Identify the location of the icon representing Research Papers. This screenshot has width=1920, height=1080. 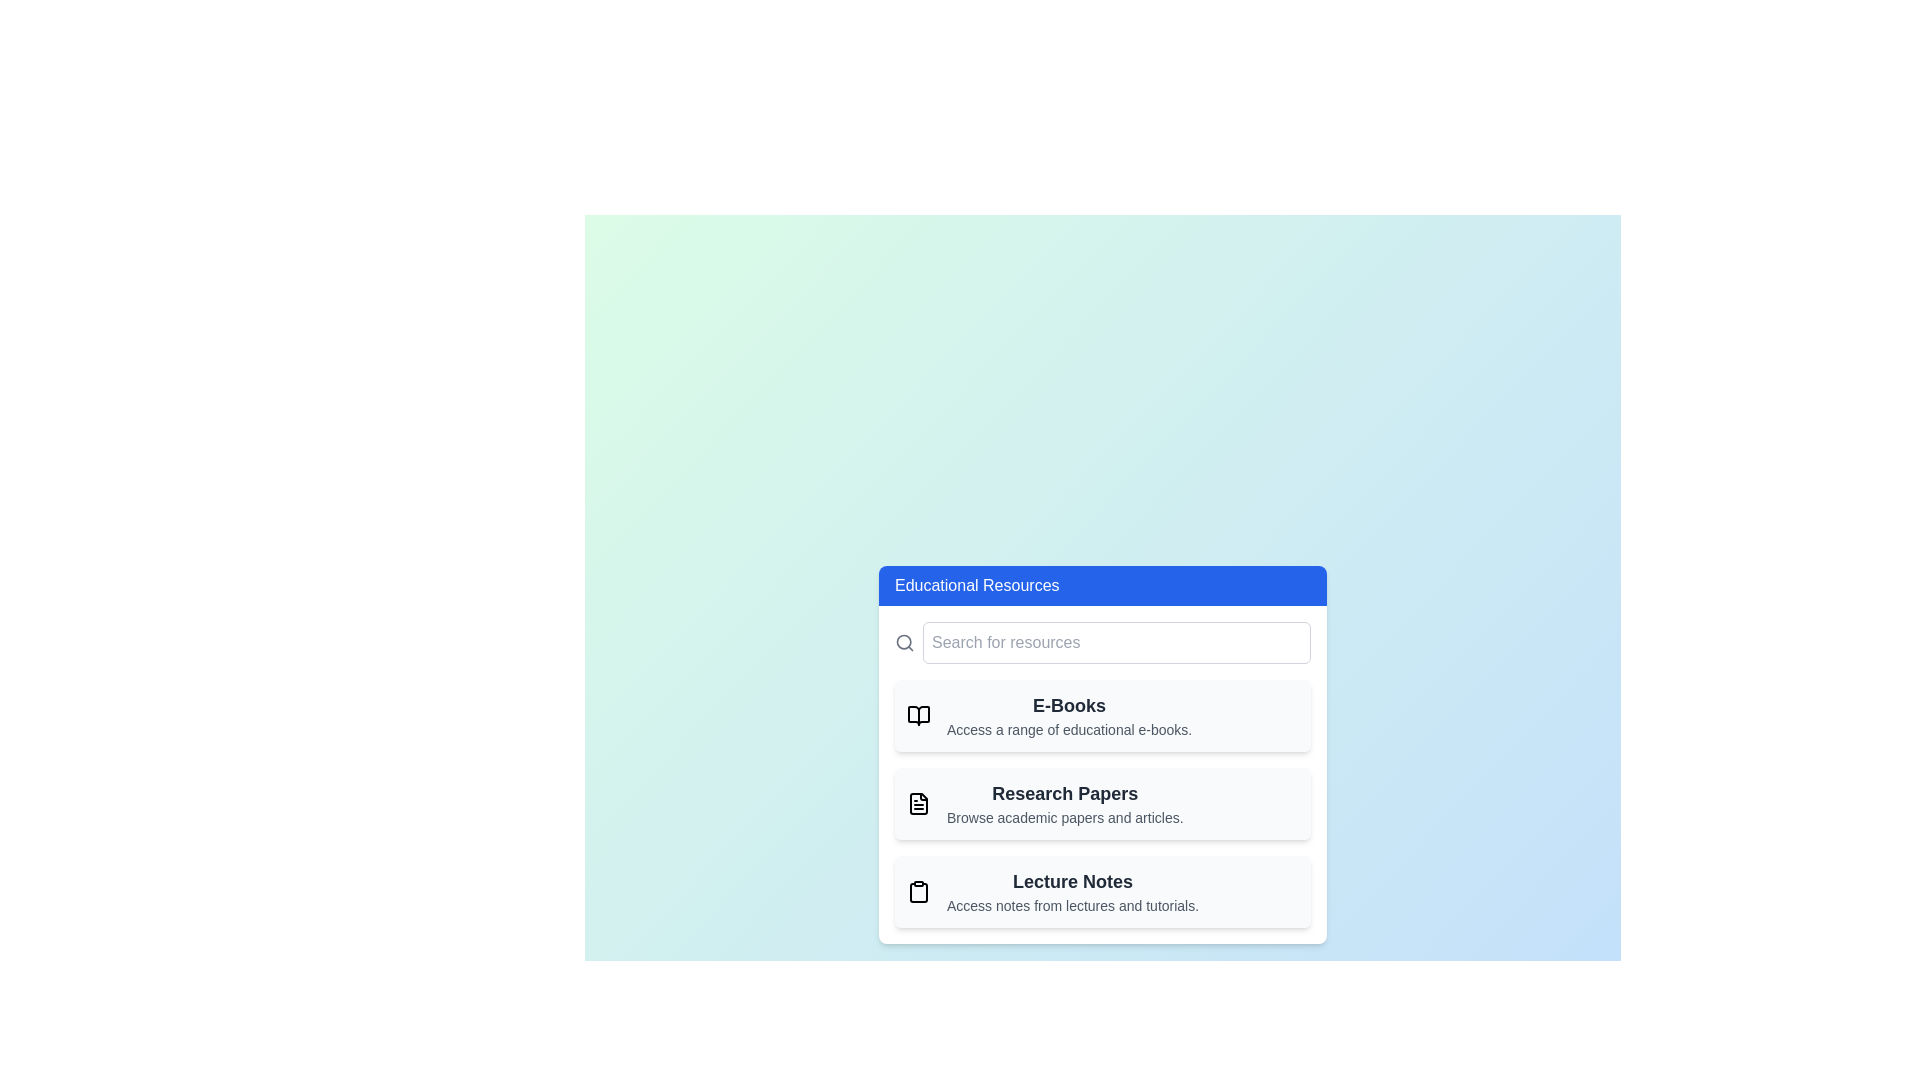
(917, 802).